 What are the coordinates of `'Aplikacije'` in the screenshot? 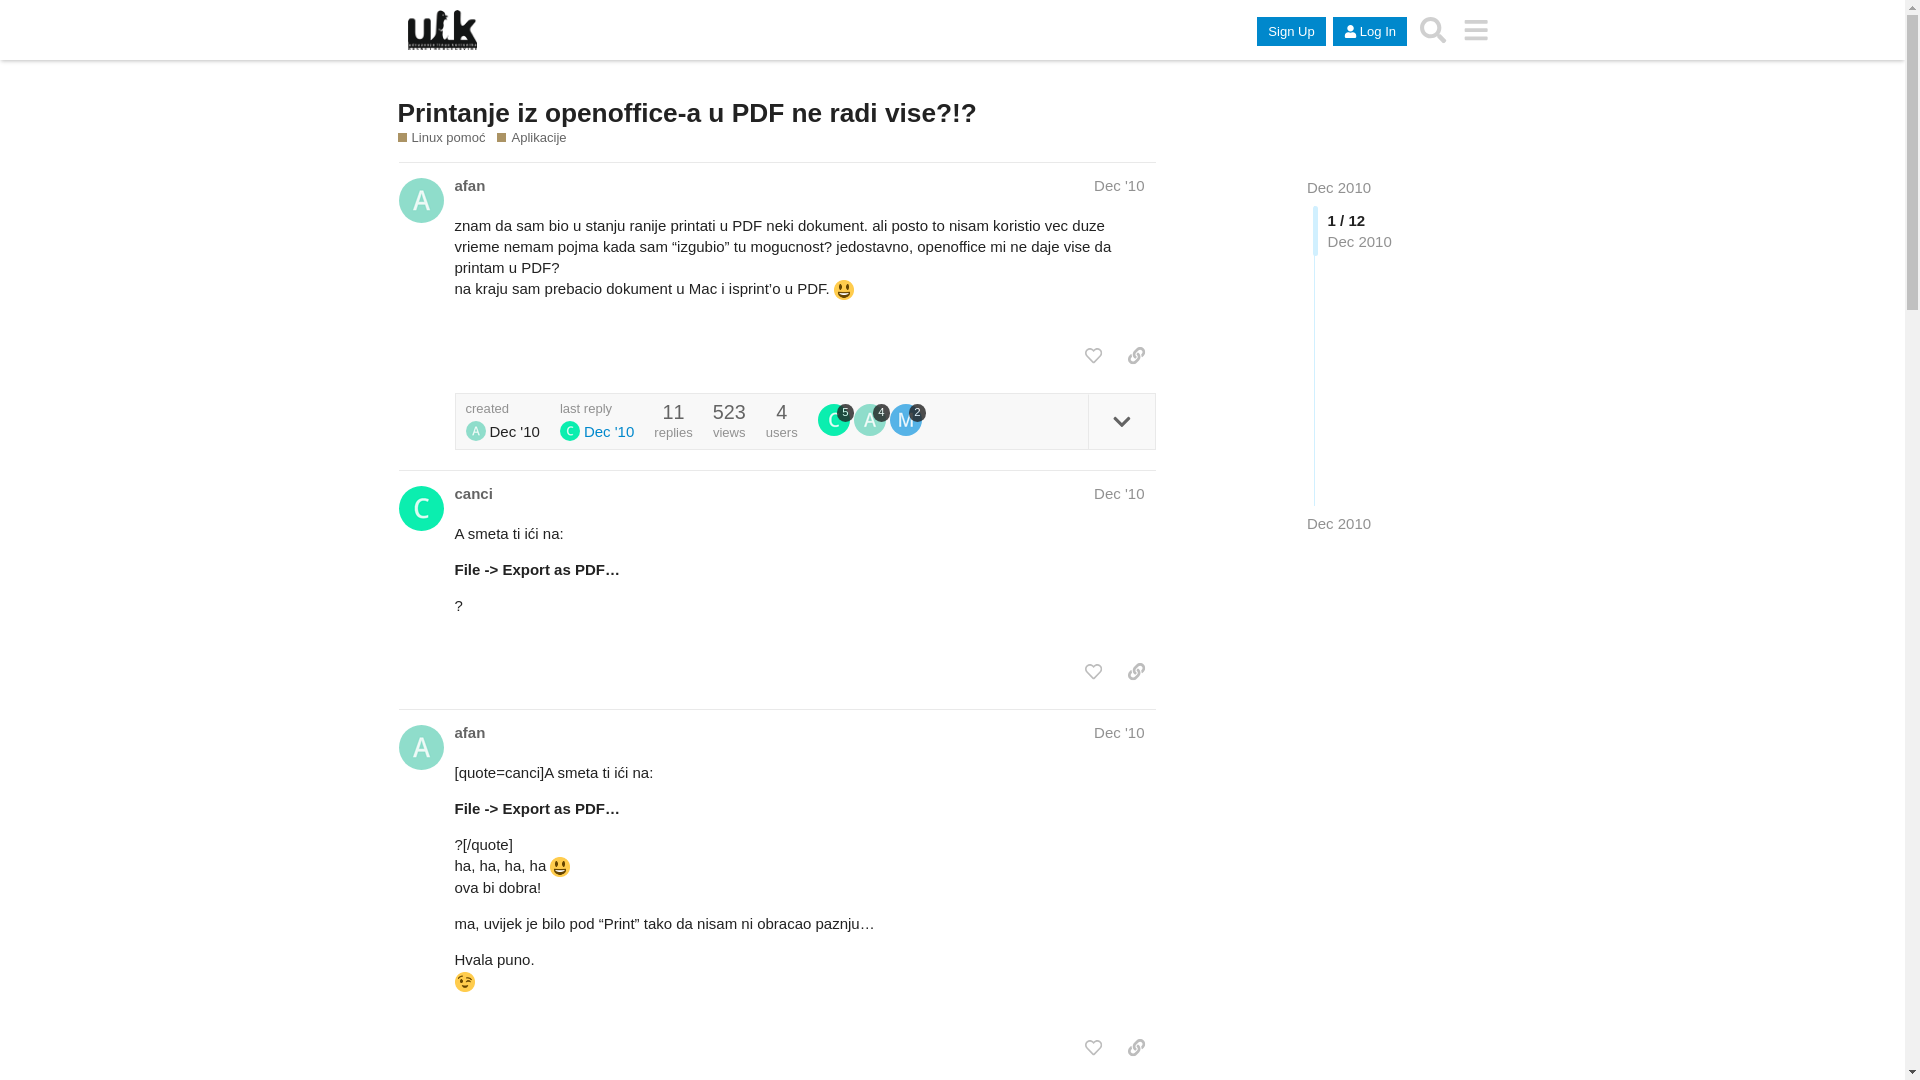 It's located at (531, 137).